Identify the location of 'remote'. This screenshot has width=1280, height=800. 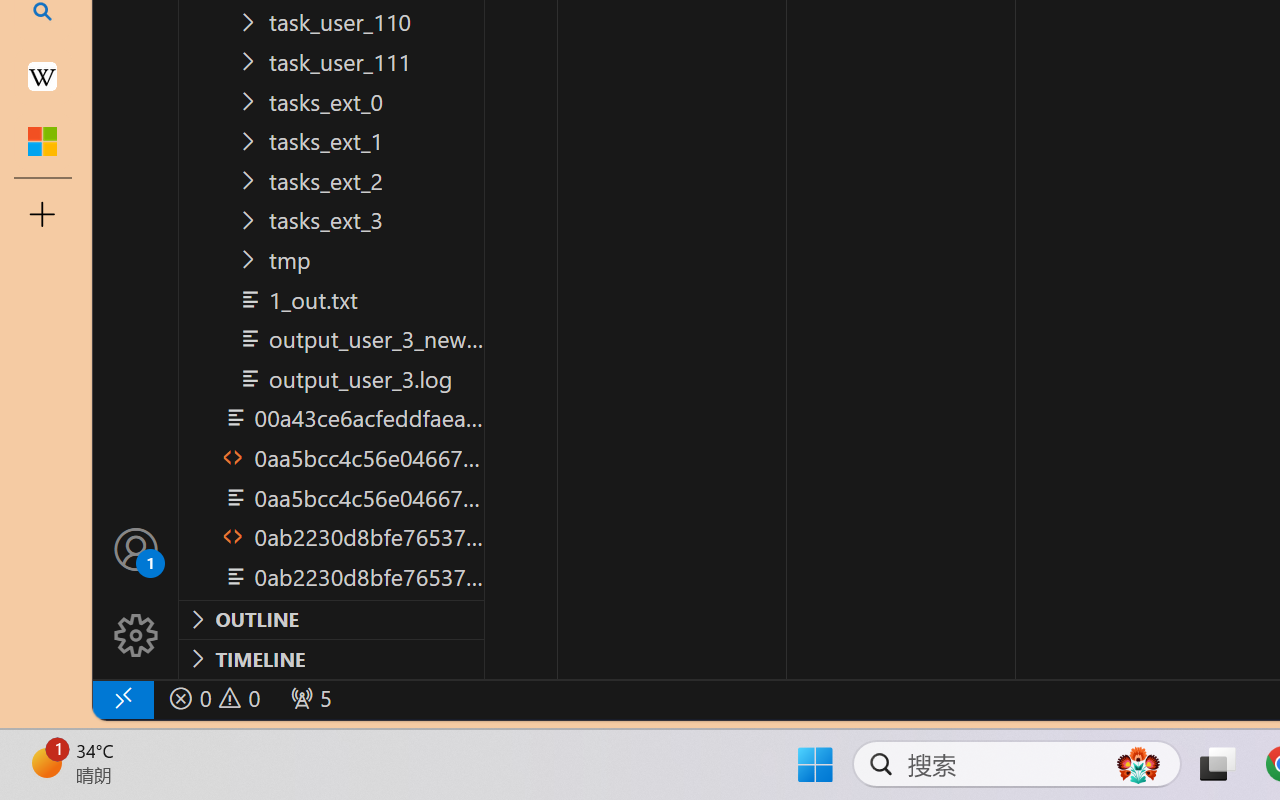
(121, 698).